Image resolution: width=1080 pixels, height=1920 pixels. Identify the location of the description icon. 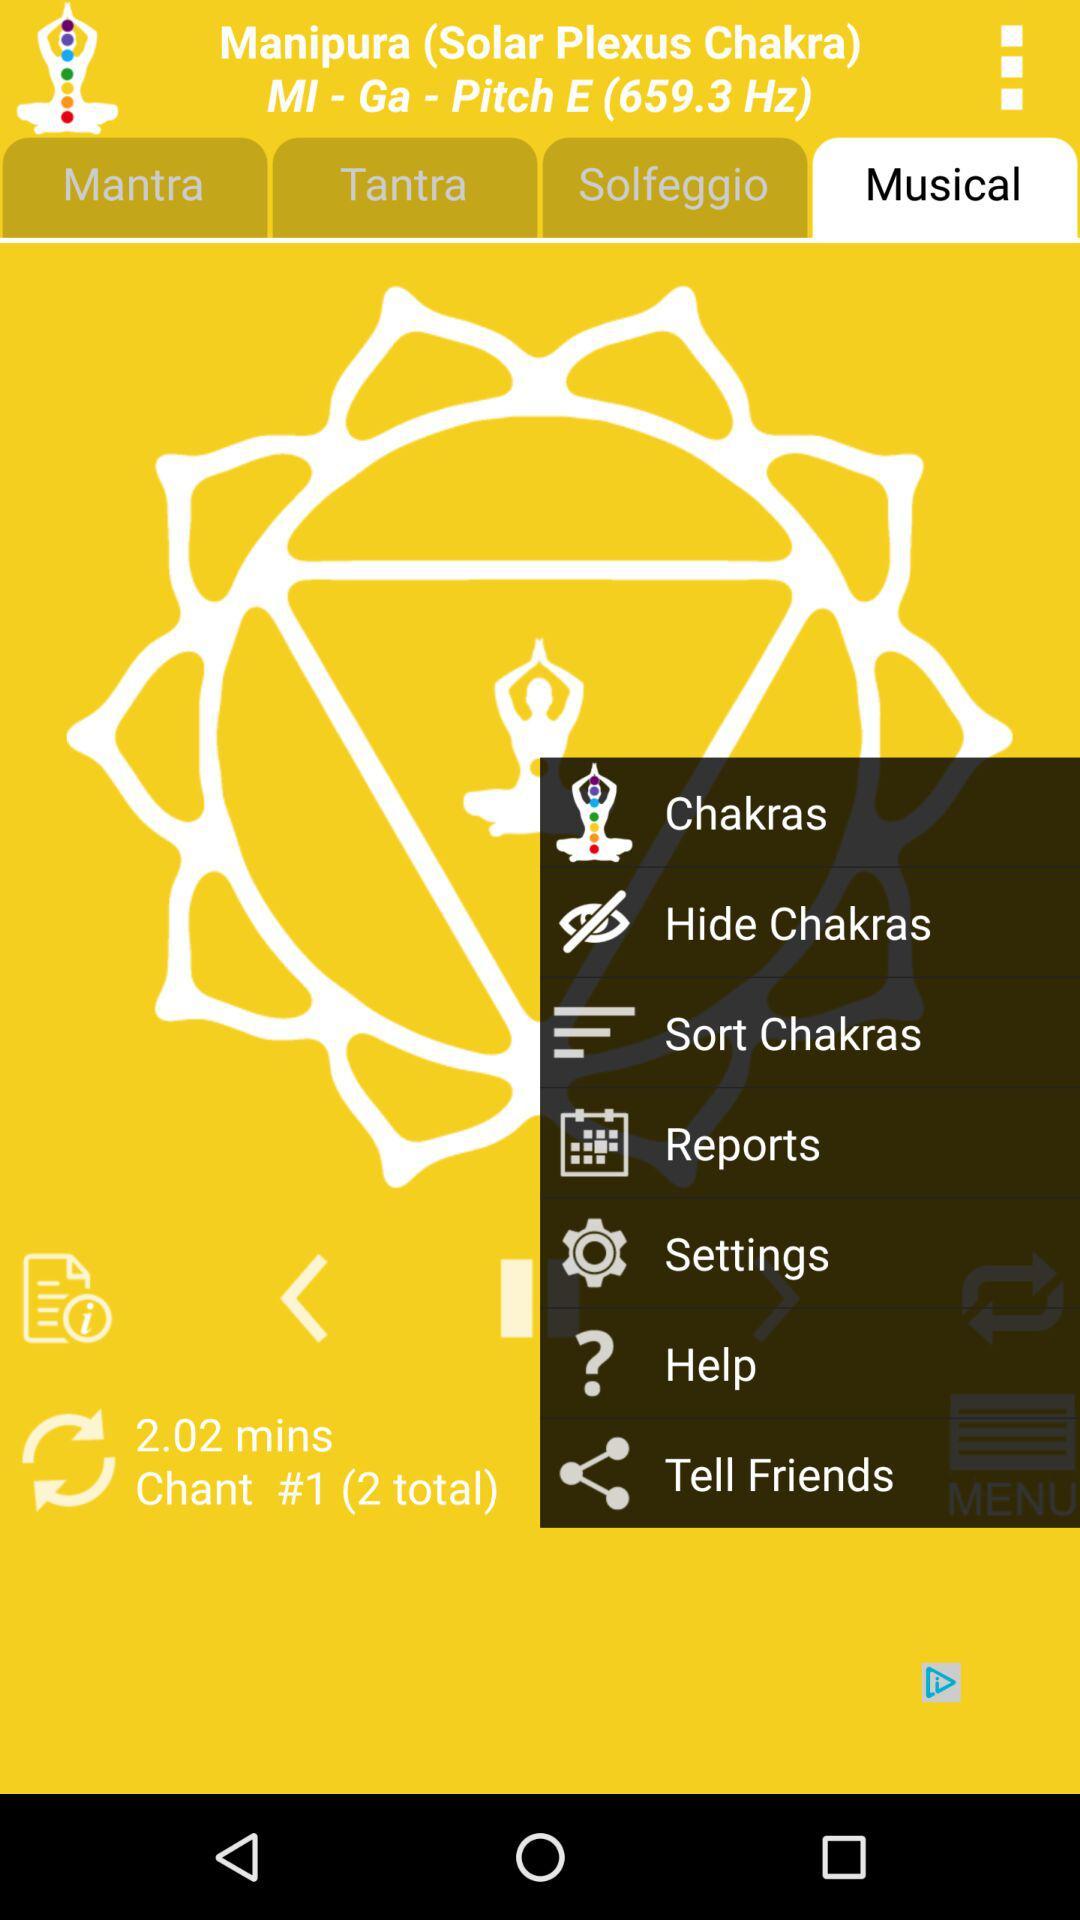
(66, 1388).